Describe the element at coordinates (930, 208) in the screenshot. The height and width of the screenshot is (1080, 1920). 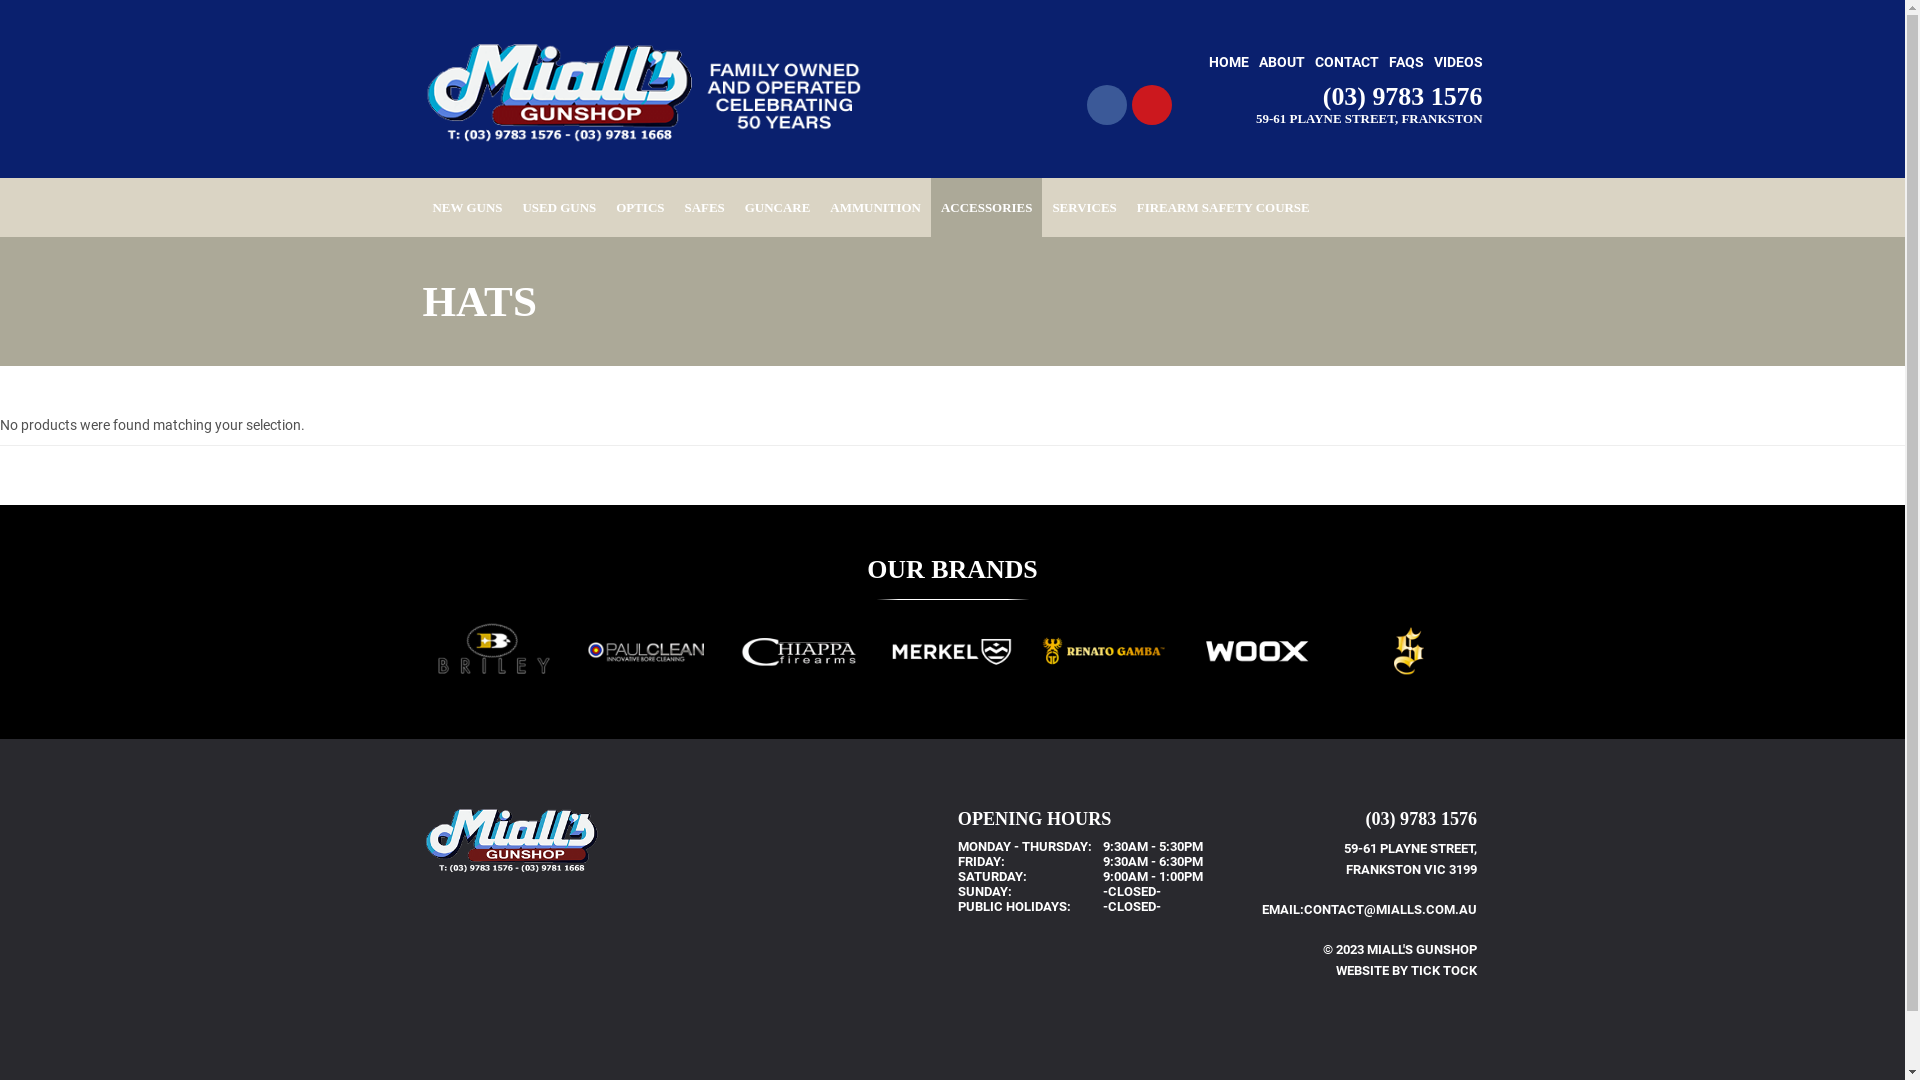
I see `'ACCESSORIES'` at that location.